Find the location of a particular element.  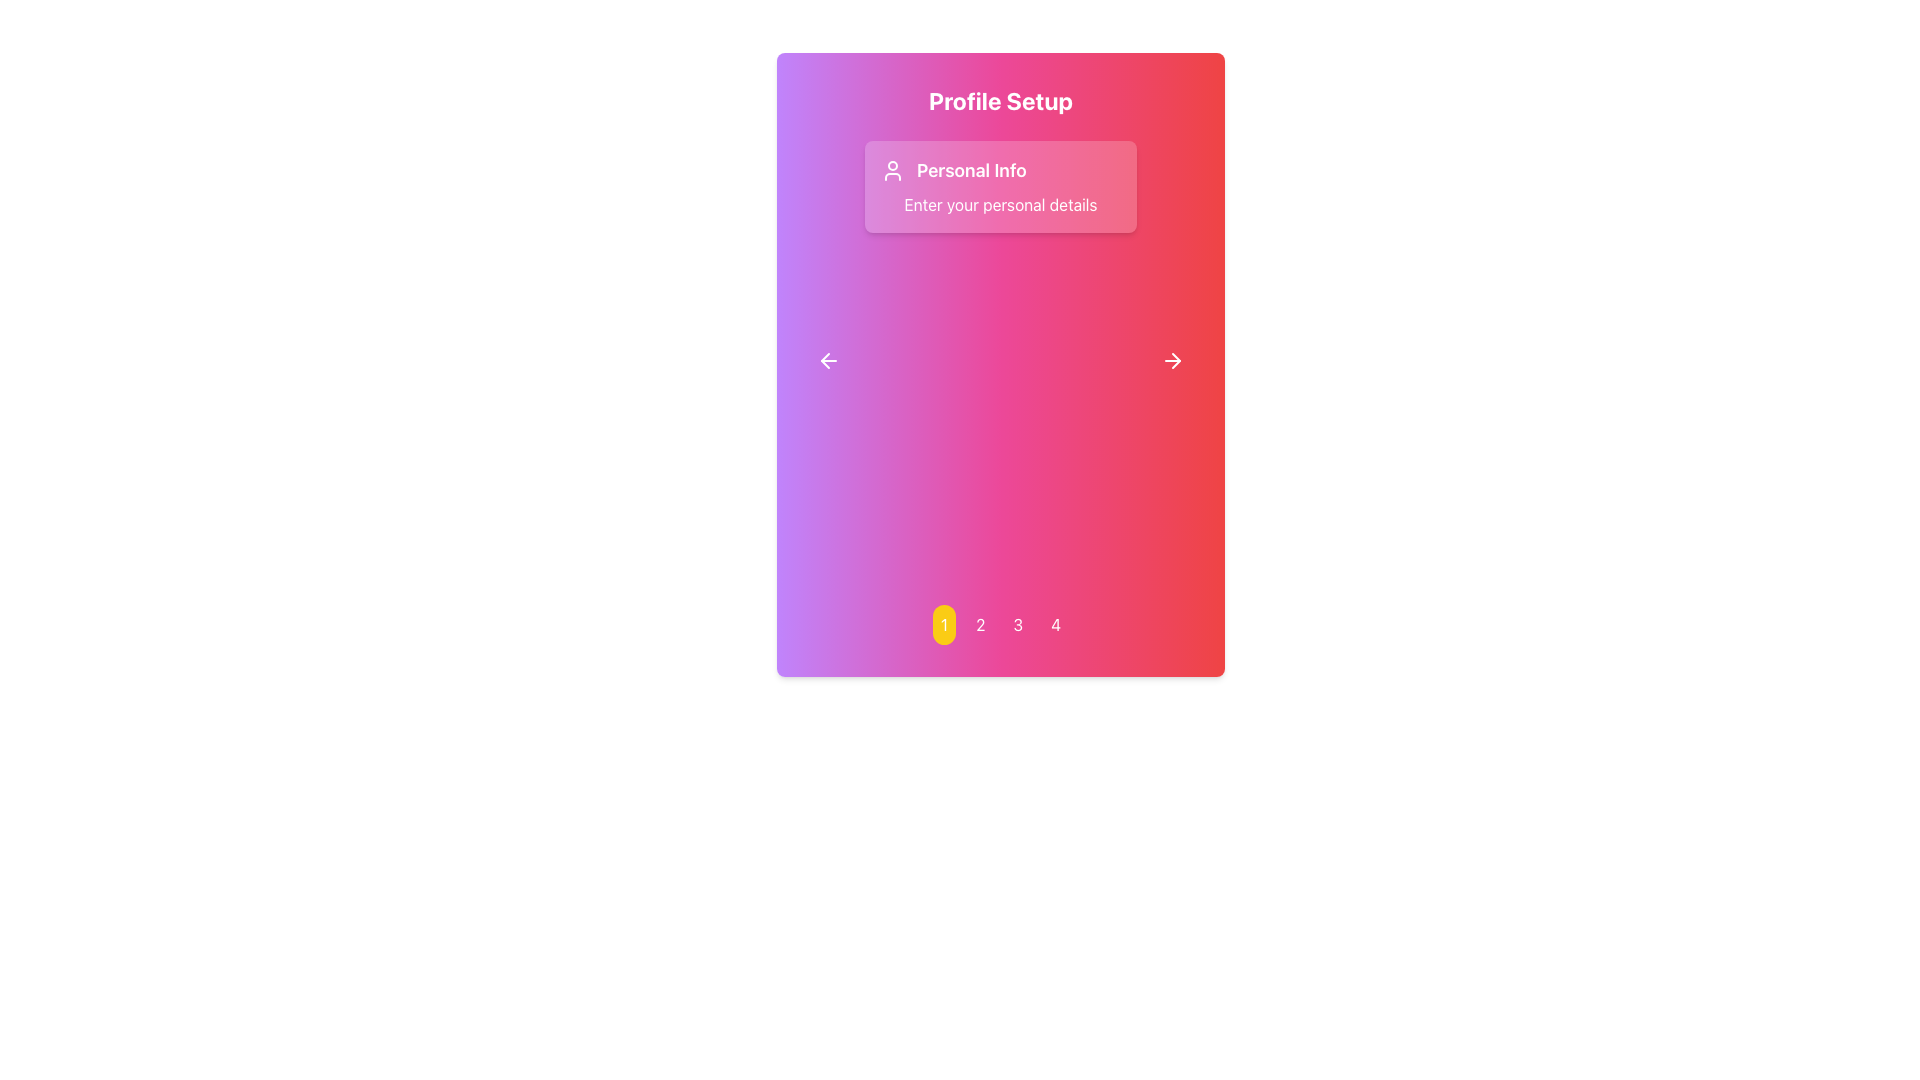

the leftward-pointing arrow button located in the left-hand section of the modal is located at coordinates (829, 361).